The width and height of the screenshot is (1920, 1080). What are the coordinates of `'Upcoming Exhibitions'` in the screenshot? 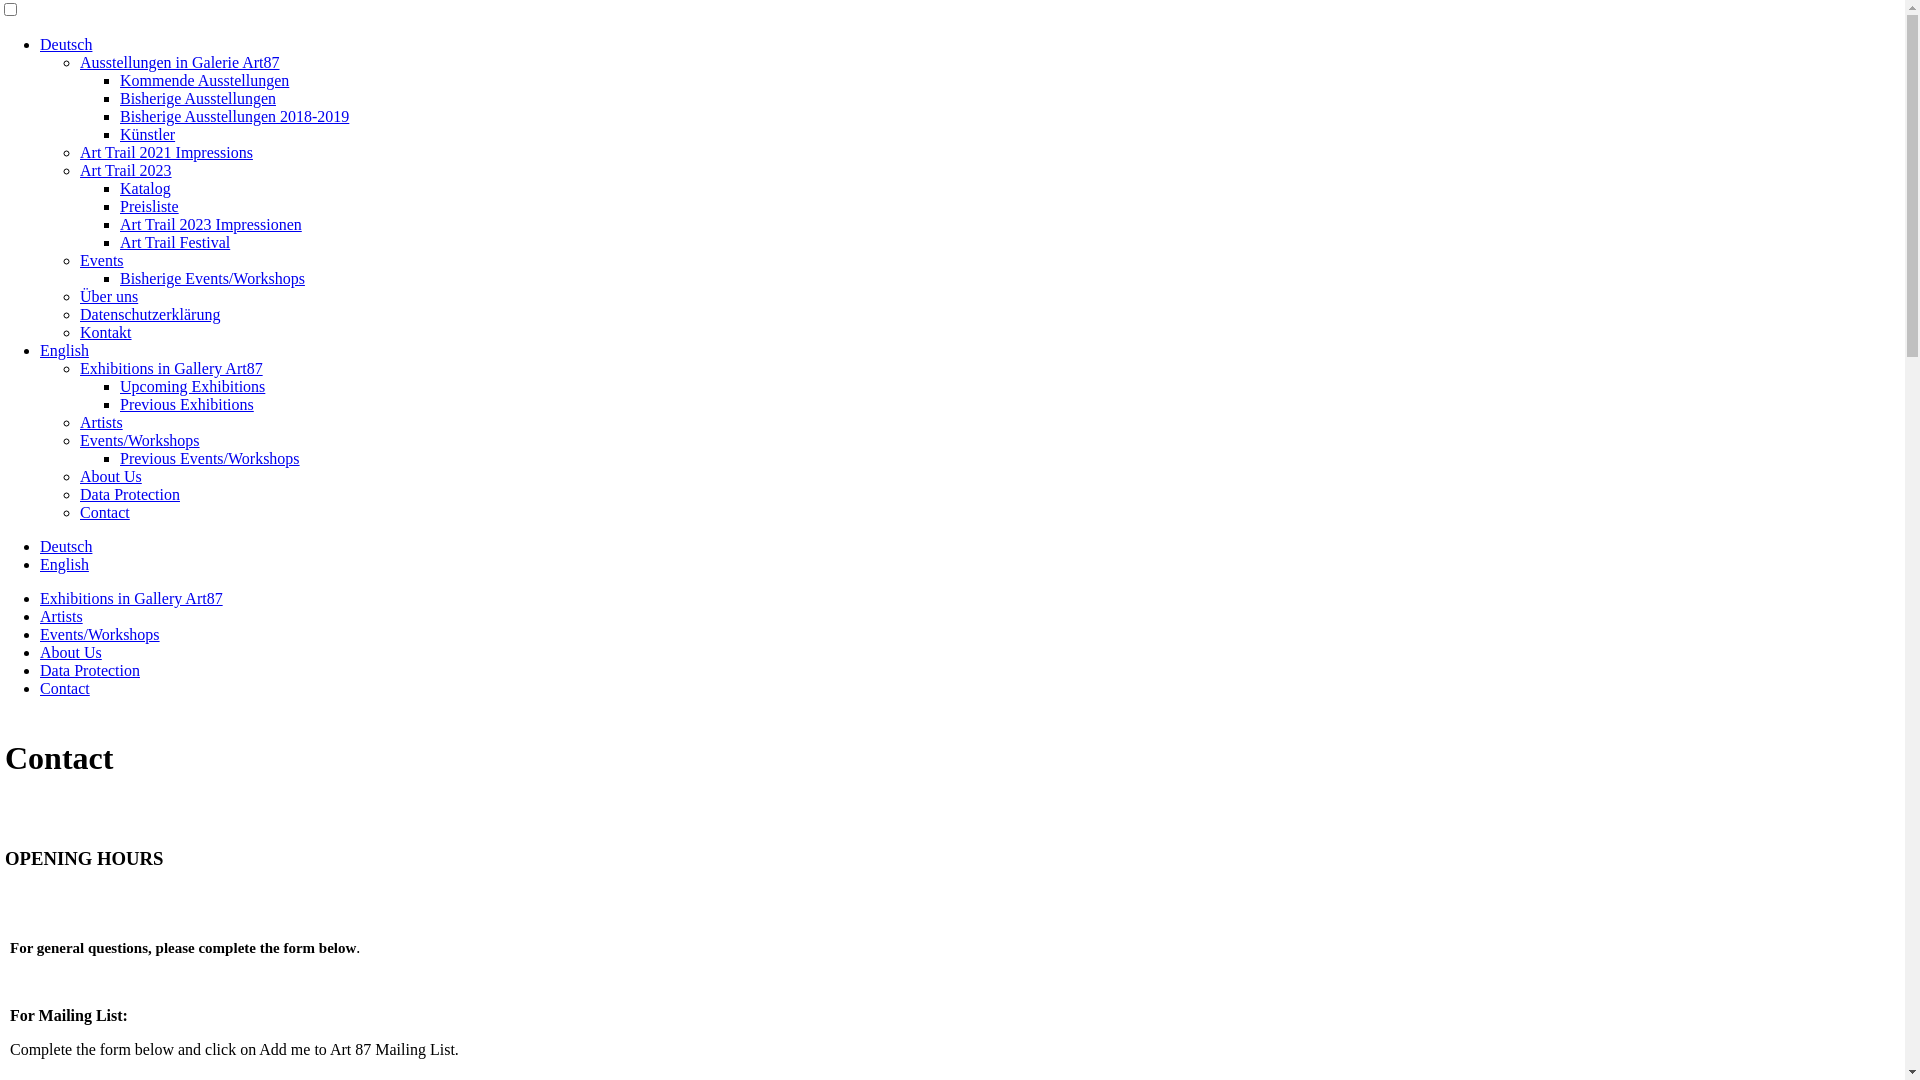 It's located at (192, 386).